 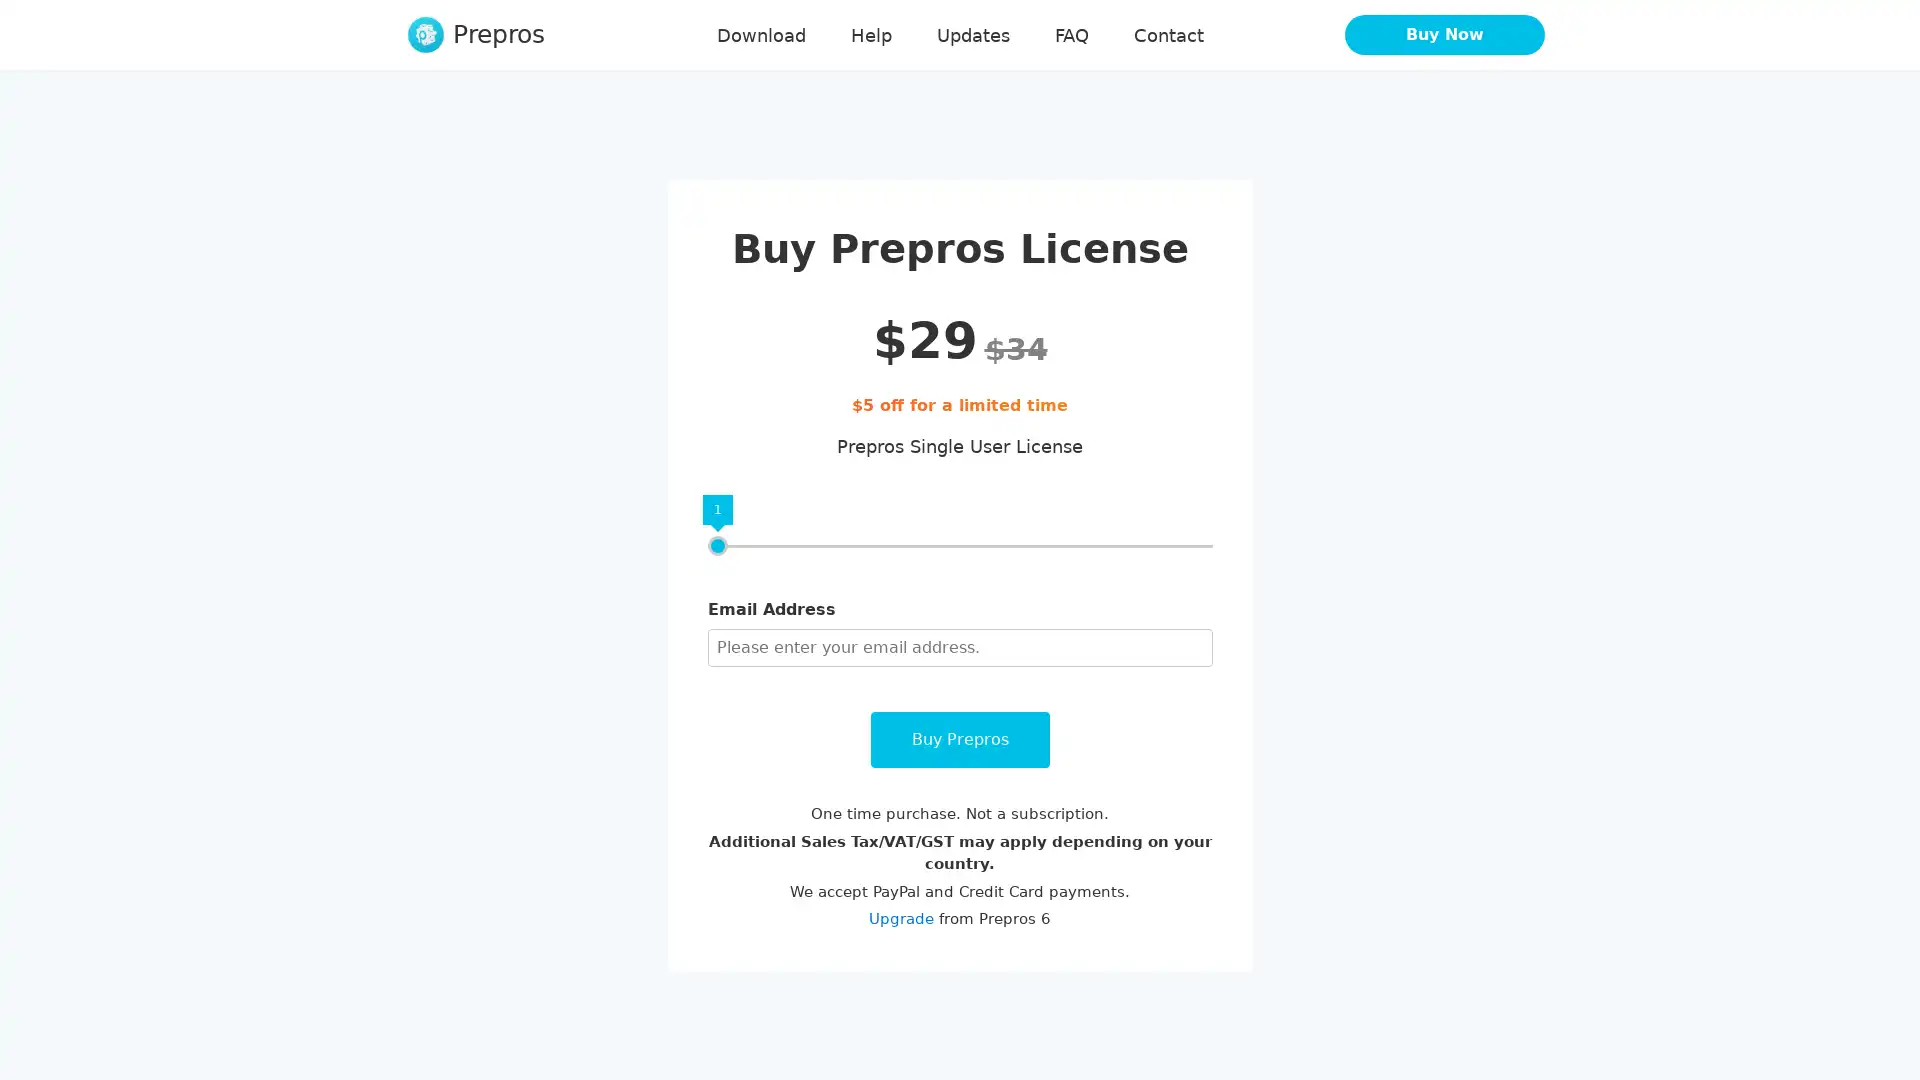 What do you see at coordinates (958, 740) in the screenshot?
I see `Buy Prepros` at bounding box center [958, 740].